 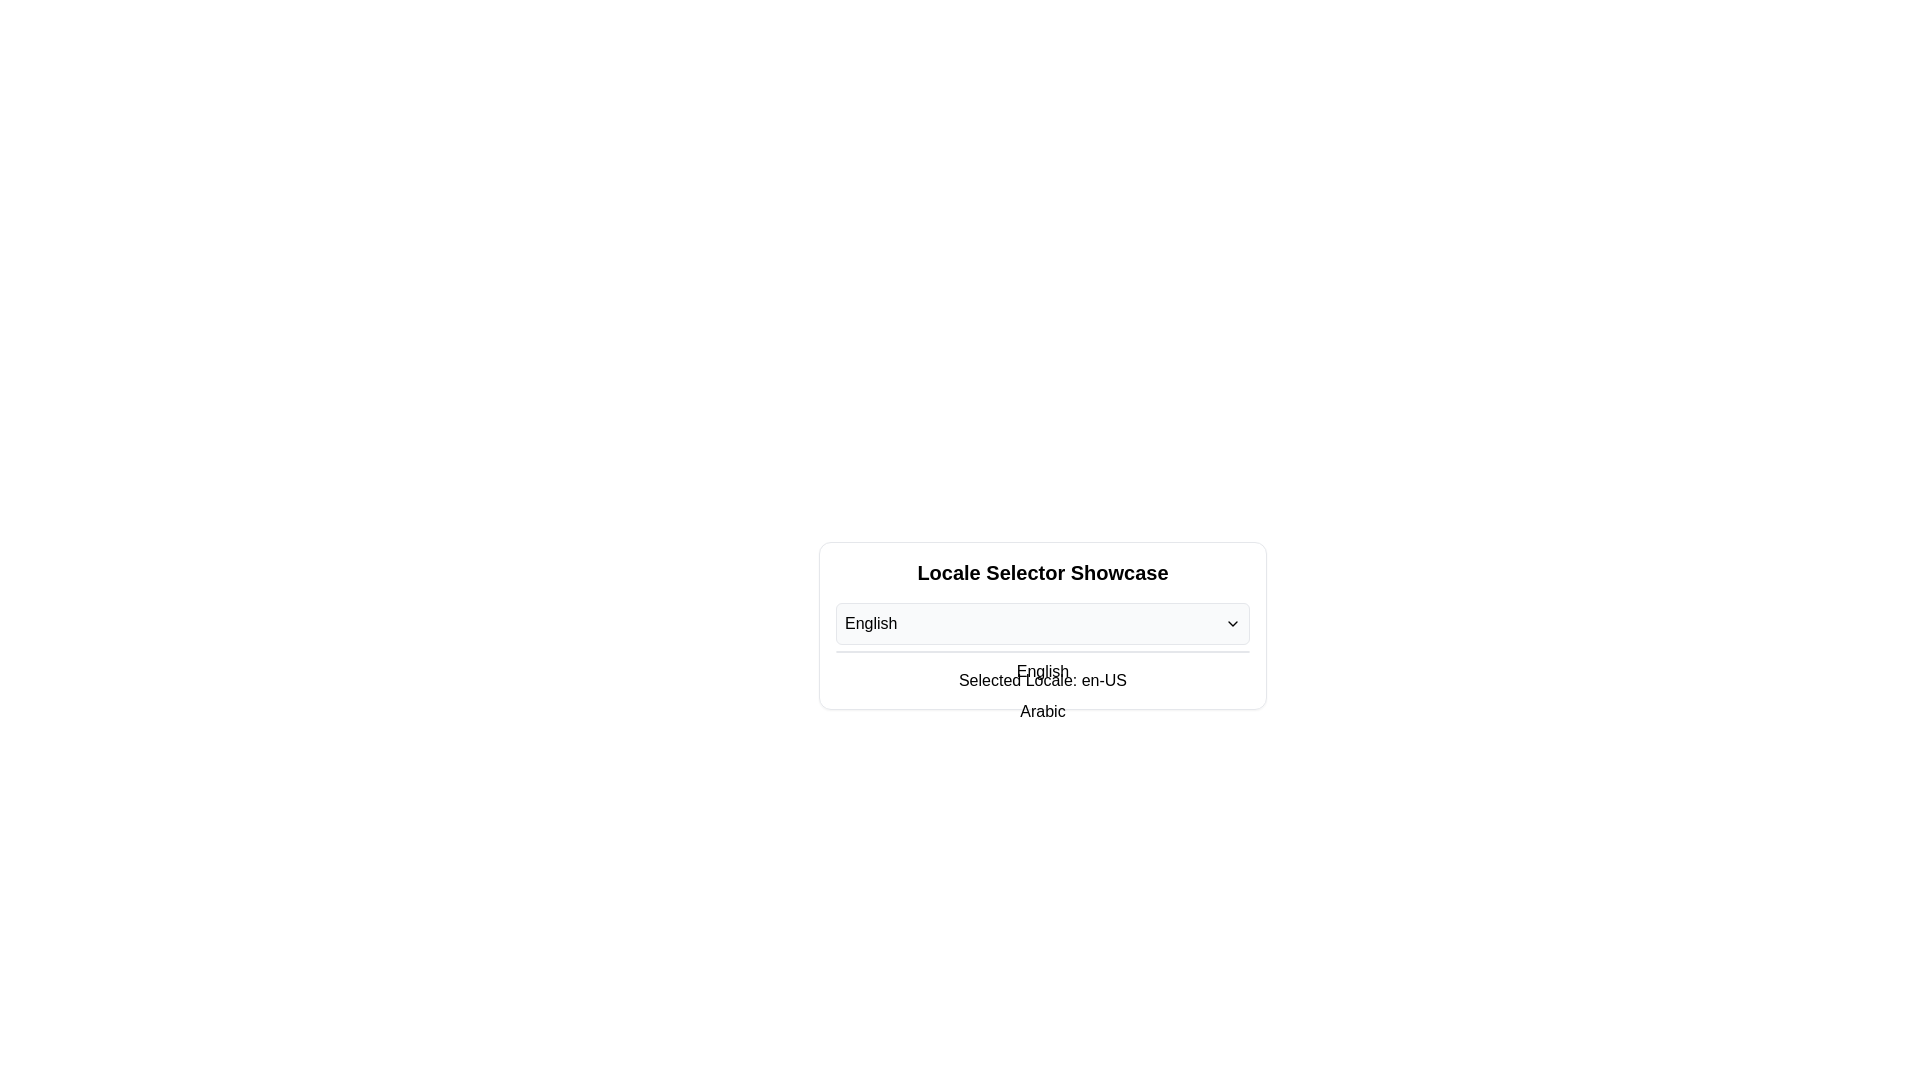 I want to click on text from the Text Label displaying the current locale selected by the user, located below the locale selection options in the 'Locale Selector Showcase', so click(x=1041, y=680).